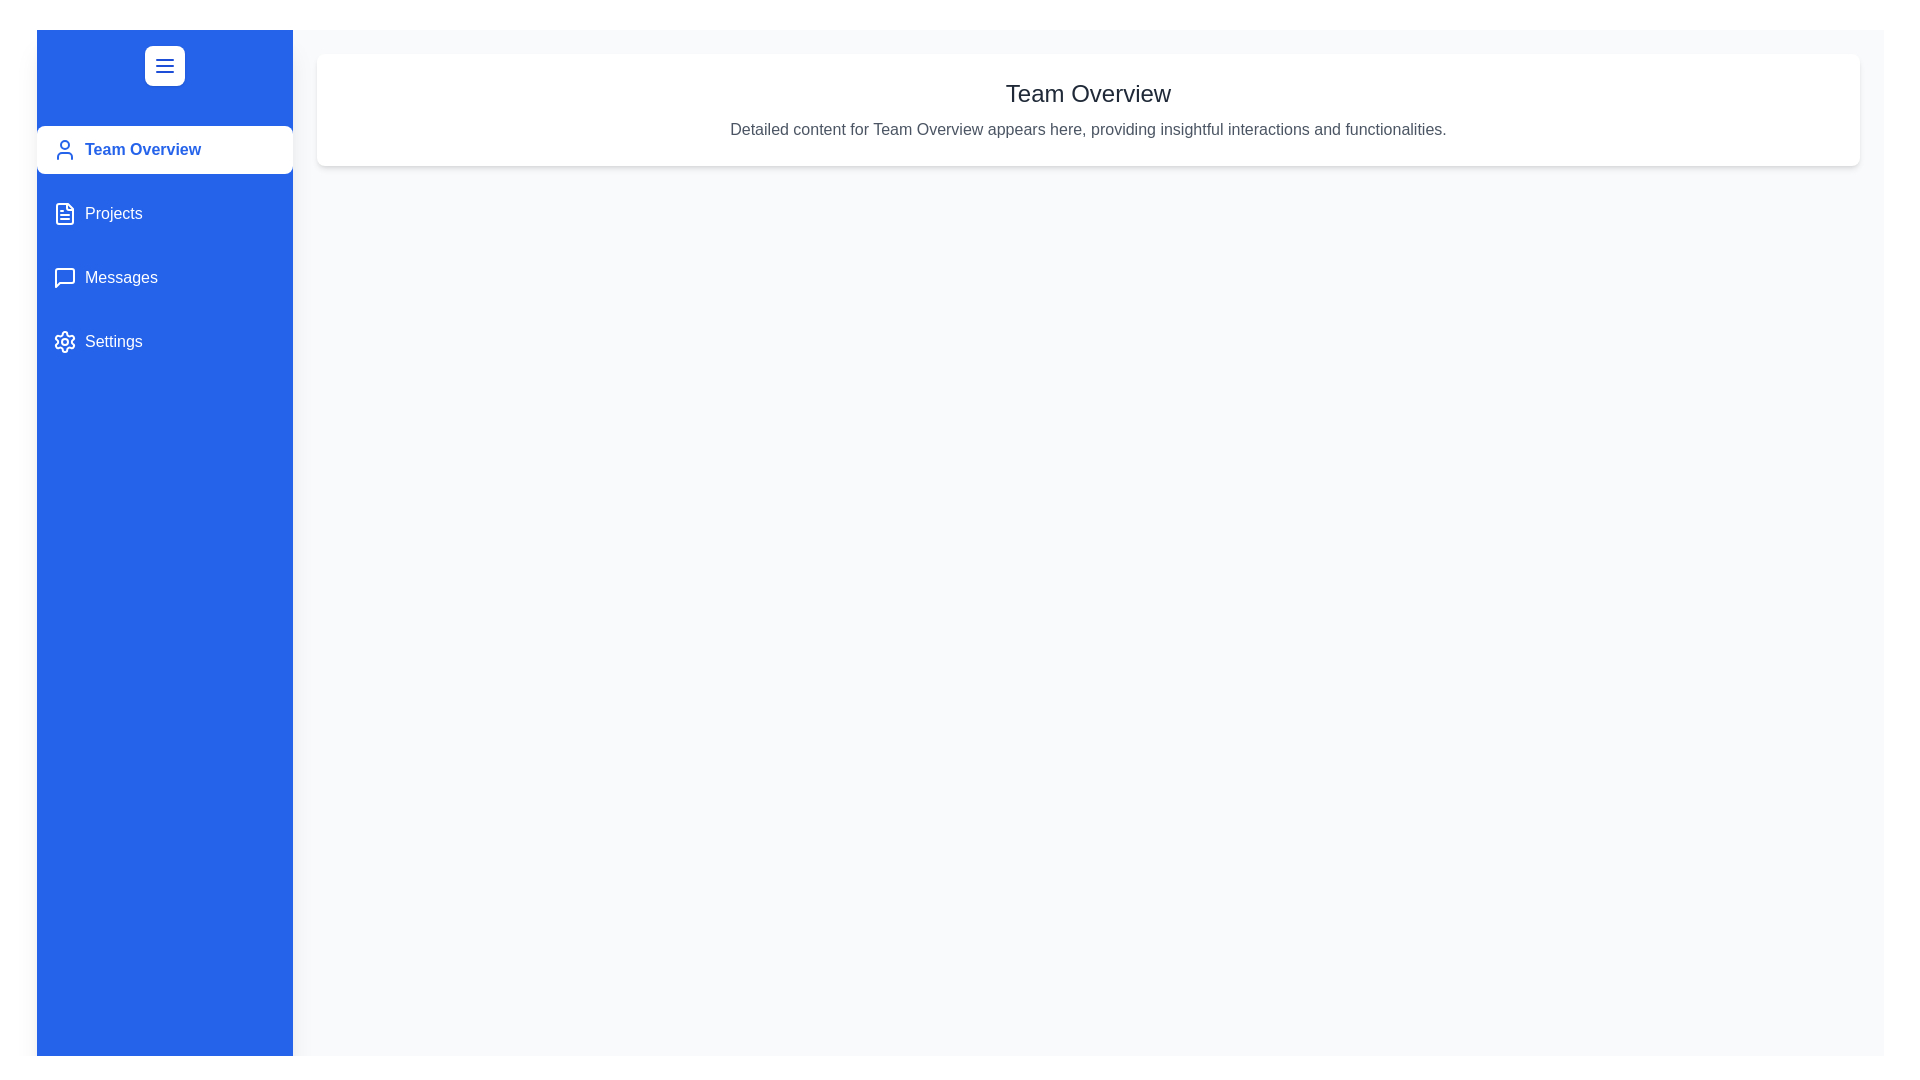 The width and height of the screenshot is (1920, 1080). What do you see at coordinates (164, 213) in the screenshot?
I see `the panel Projects from the sidebar` at bounding box center [164, 213].